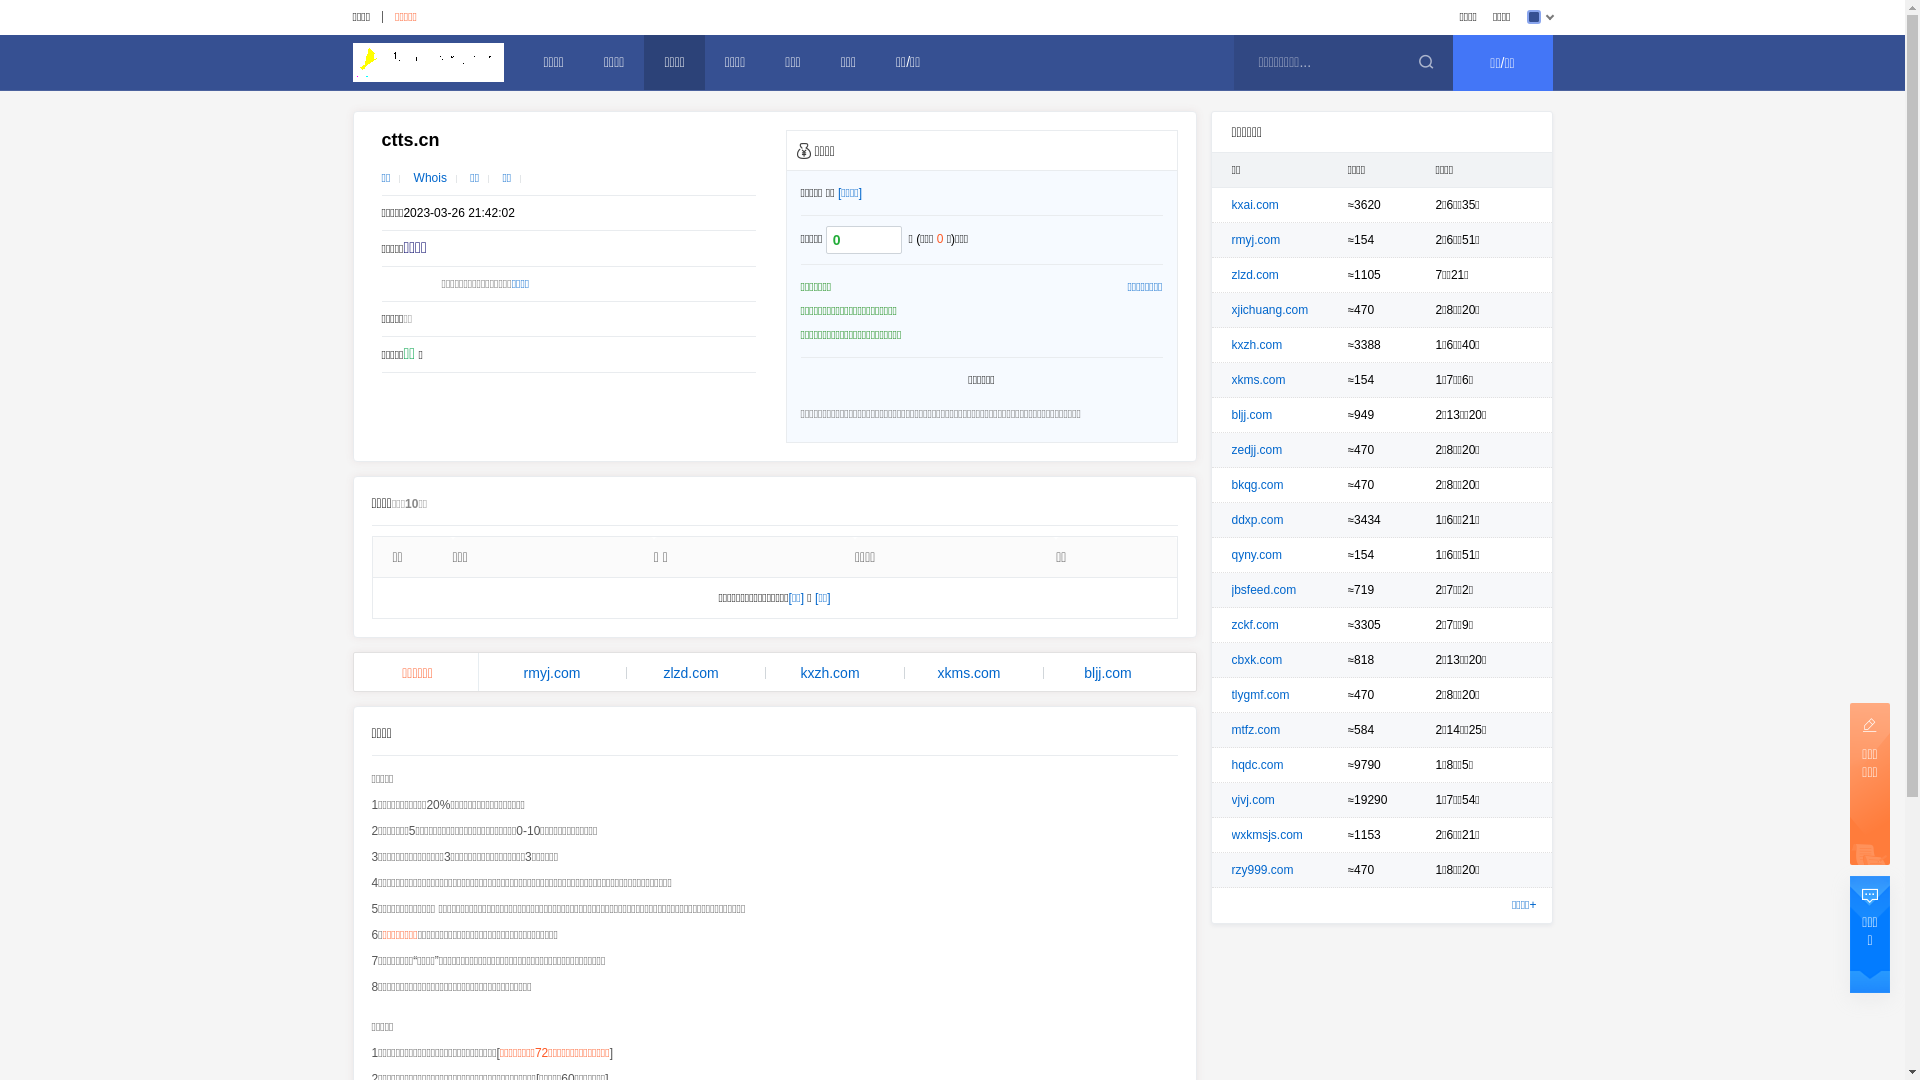 This screenshot has width=1920, height=1080. What do you see at coordinates (1231, 659) in the screenshot?
I see `'cbxk.com'` at bounding box center [1231, 659].